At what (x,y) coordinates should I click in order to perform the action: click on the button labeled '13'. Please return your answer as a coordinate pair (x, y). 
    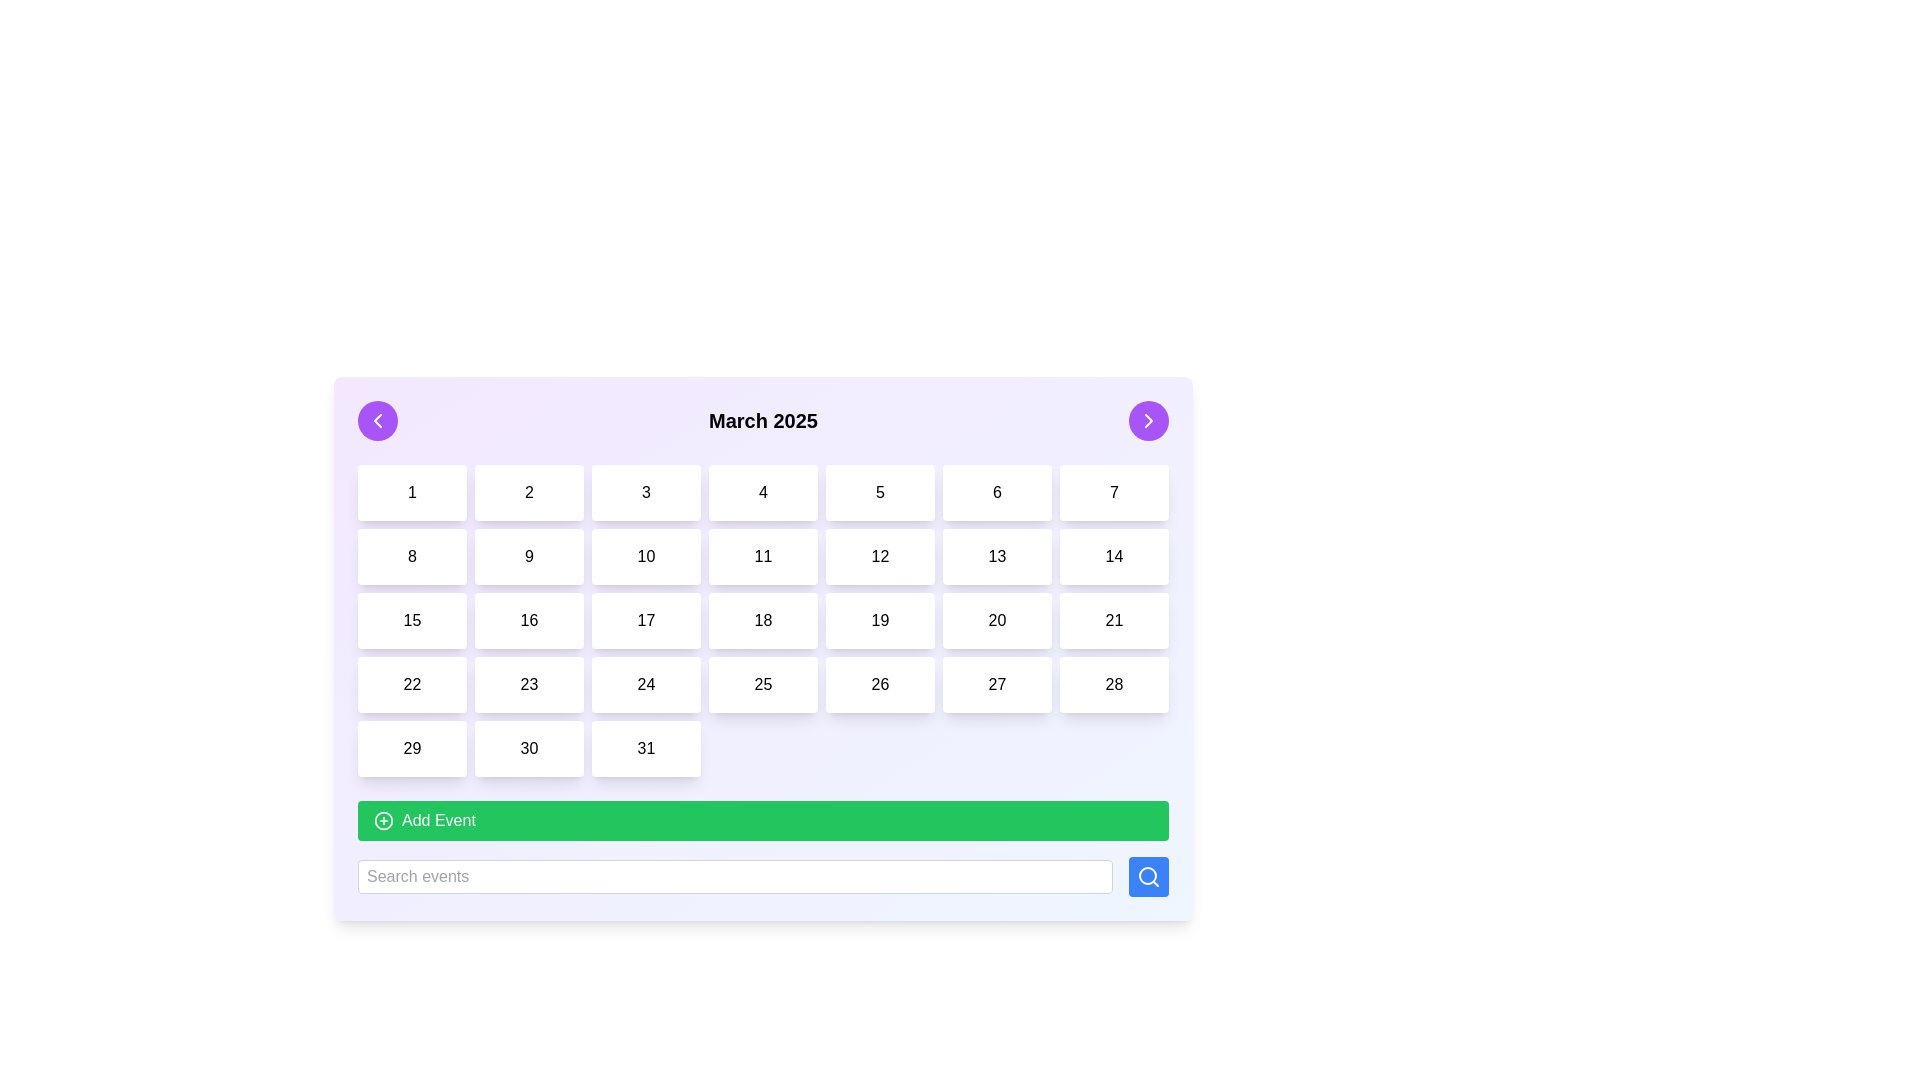
    Looking at the image, I should click on (997, 556).